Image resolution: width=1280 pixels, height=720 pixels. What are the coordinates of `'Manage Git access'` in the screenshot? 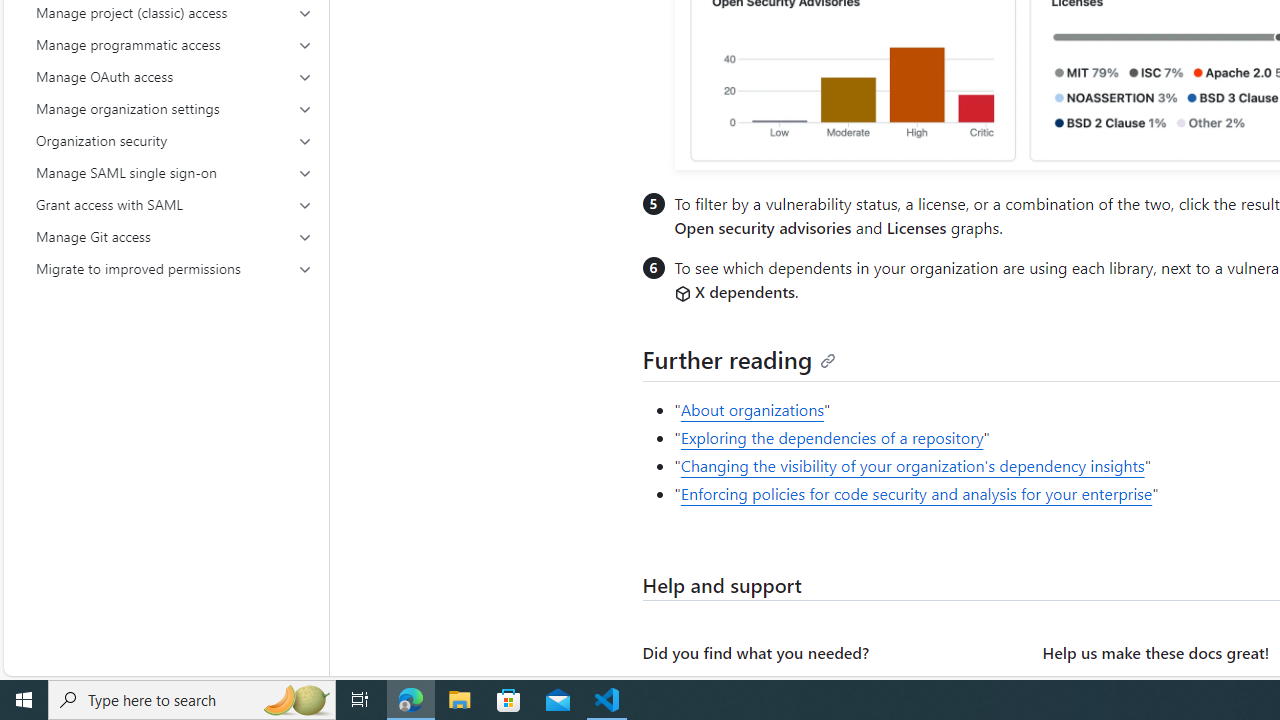 It's located at (174, 235).